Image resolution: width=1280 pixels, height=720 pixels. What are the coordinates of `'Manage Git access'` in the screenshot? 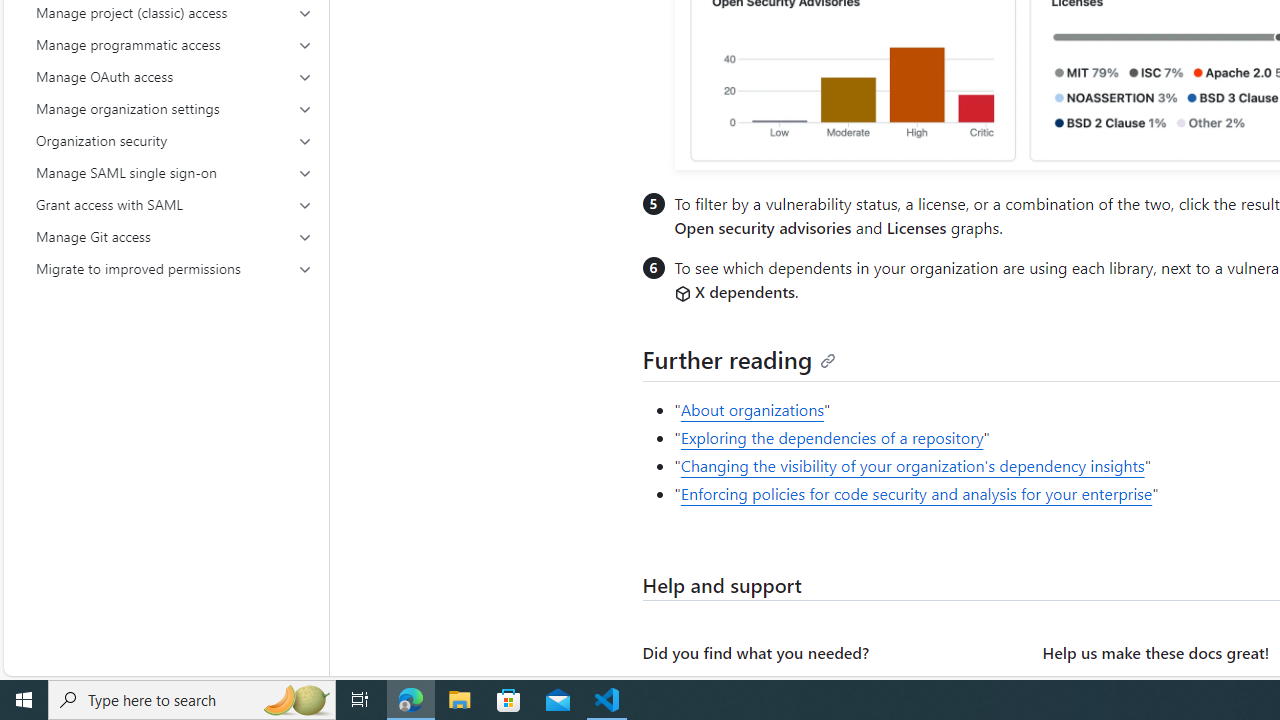 It's located at (174, 235).